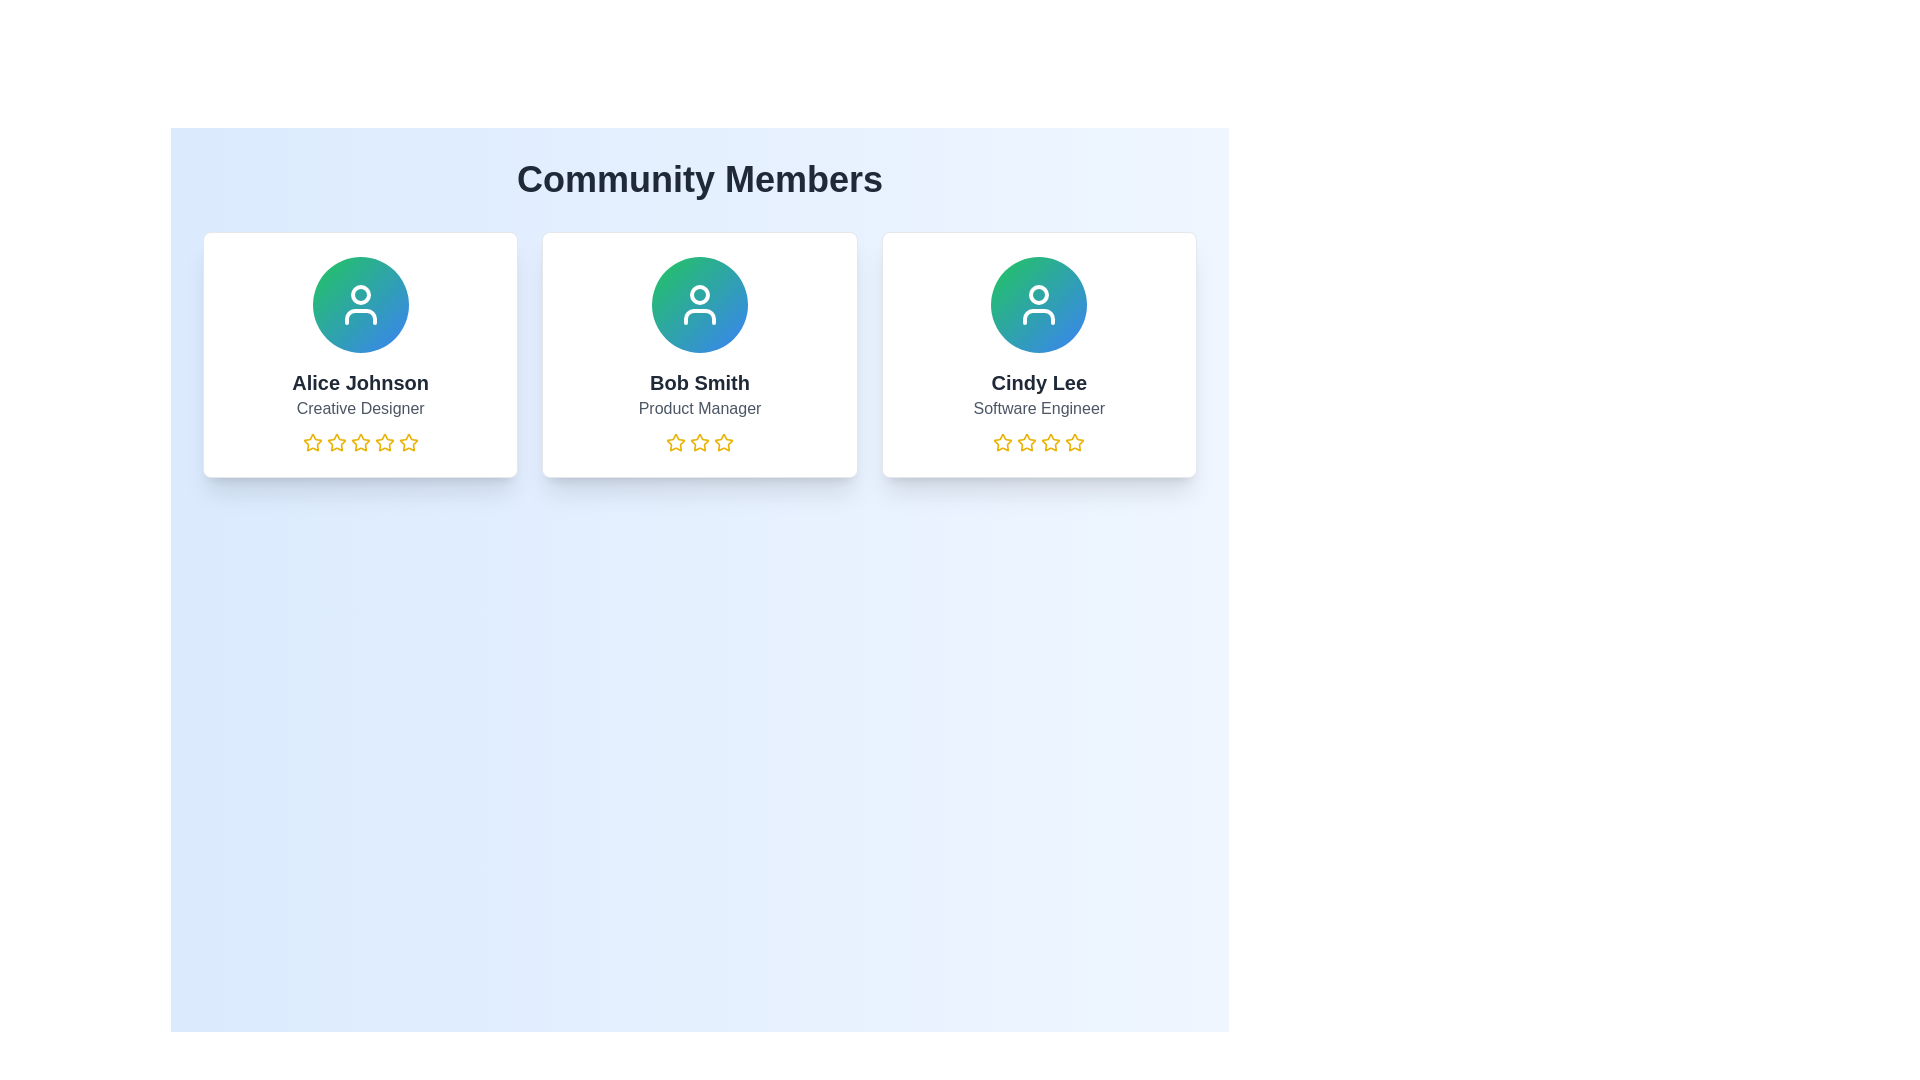 The image size is (1920, 1080). Describe the element at coordinates (360, 294) in the screenshot. I see `the Circle (SVG) that represents the head in the avatar illustration of Alice Johnson's profile card within the Community Members section` at that location.